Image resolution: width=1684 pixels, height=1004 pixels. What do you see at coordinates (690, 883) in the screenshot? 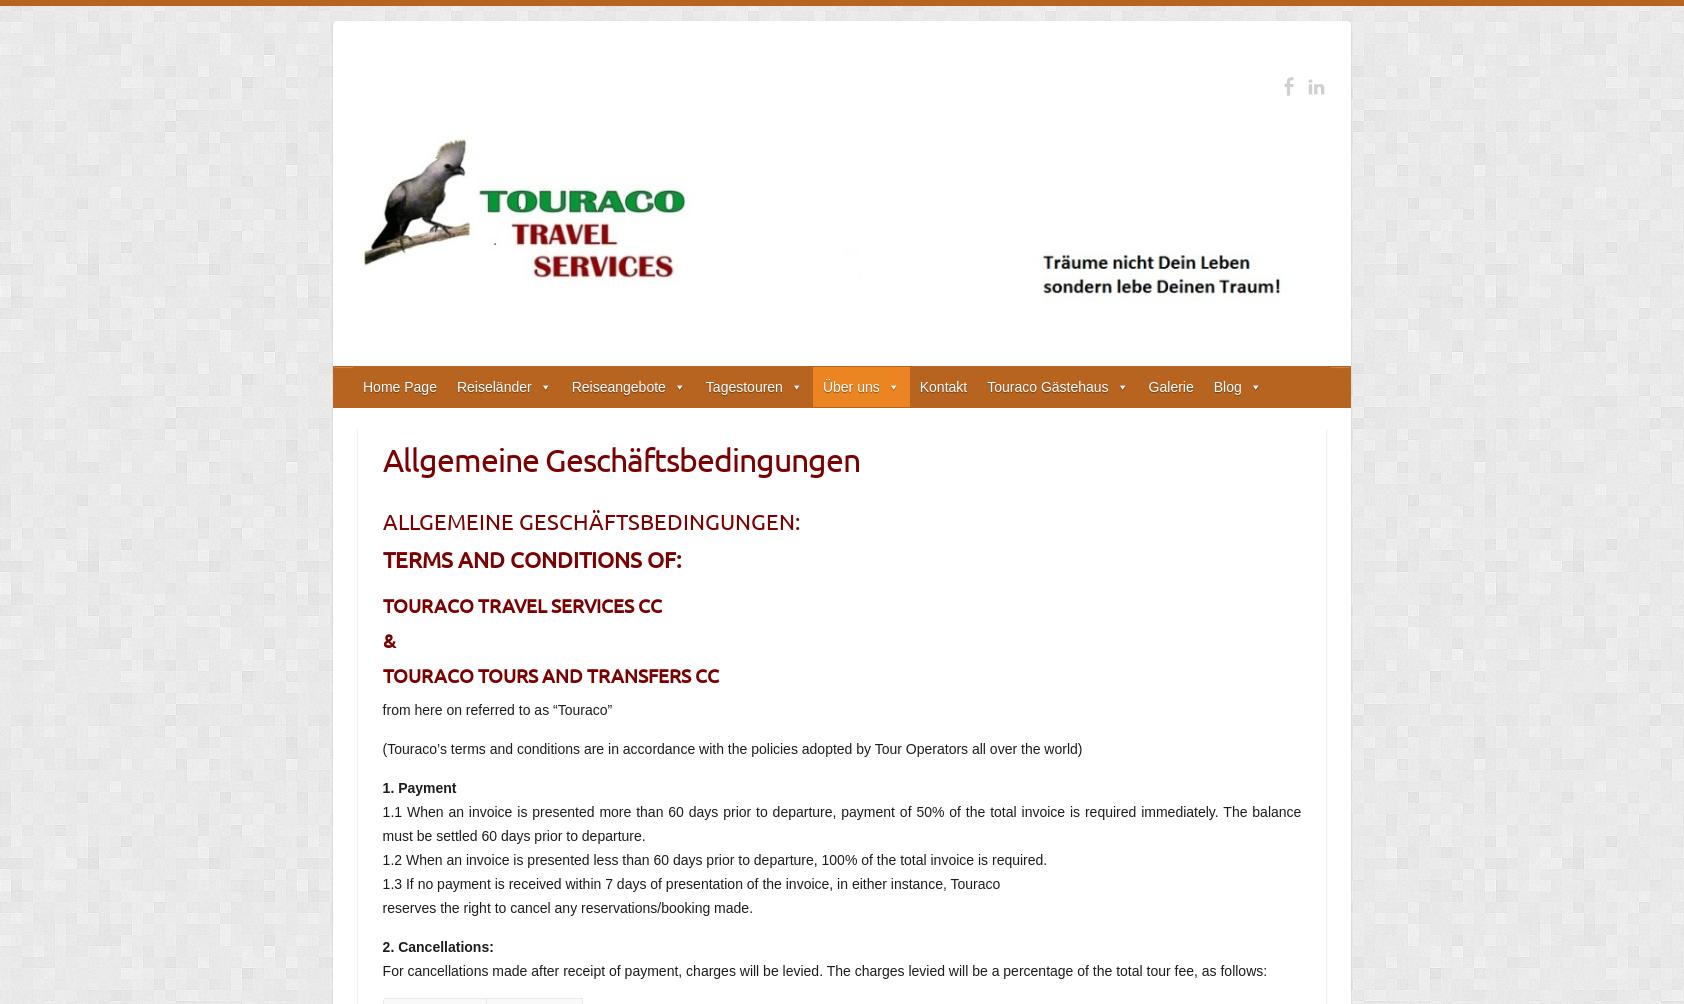
I see `'1.3 If no payment is received within 7 days of presentation of the invoice, in either instance, Touraco'` at bounding box center [690, 883].